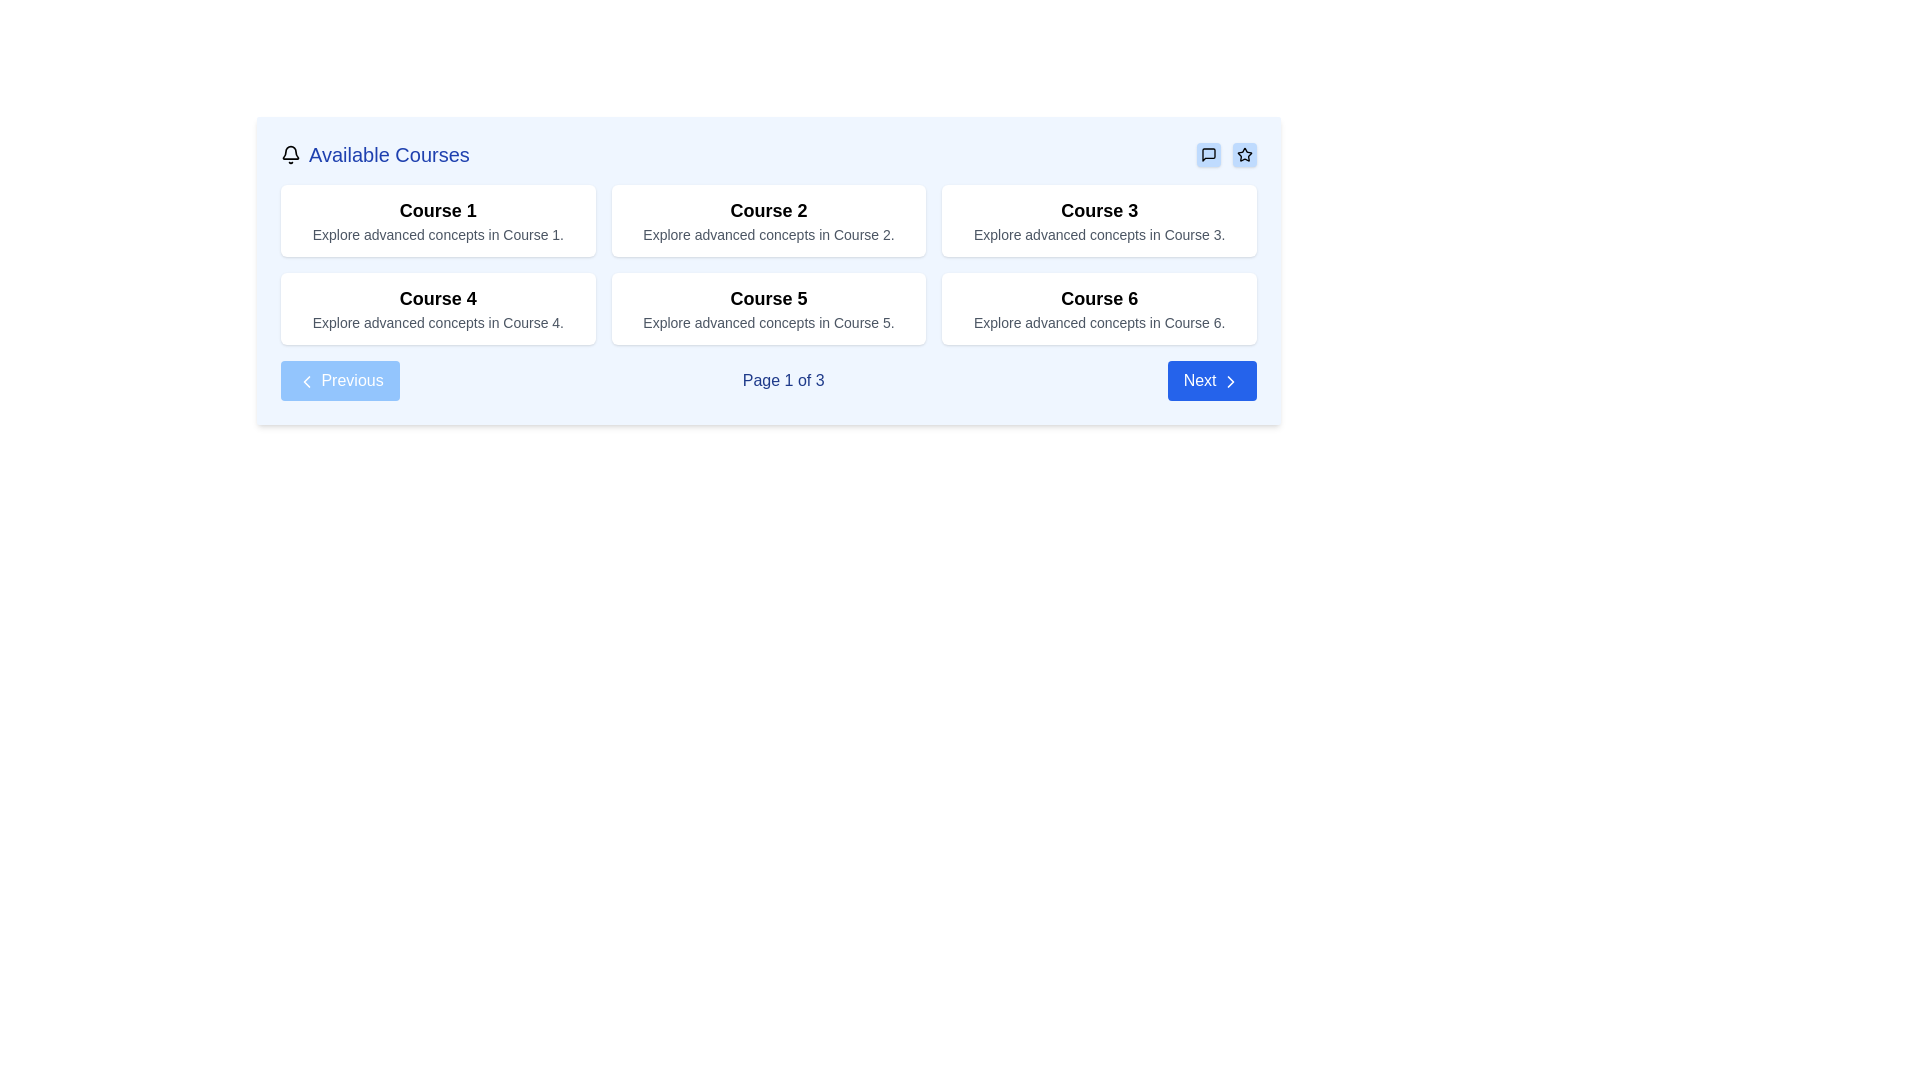 The height and width of the screenshot is (1080, 1920). What do you see at coordinates (782, 381) in the screenshot?
I see `the text label that indicates the current page number and total pages, located between the 'Previous' and 'Next' buttons in the pagination controls` at bounding box center [782, 381].